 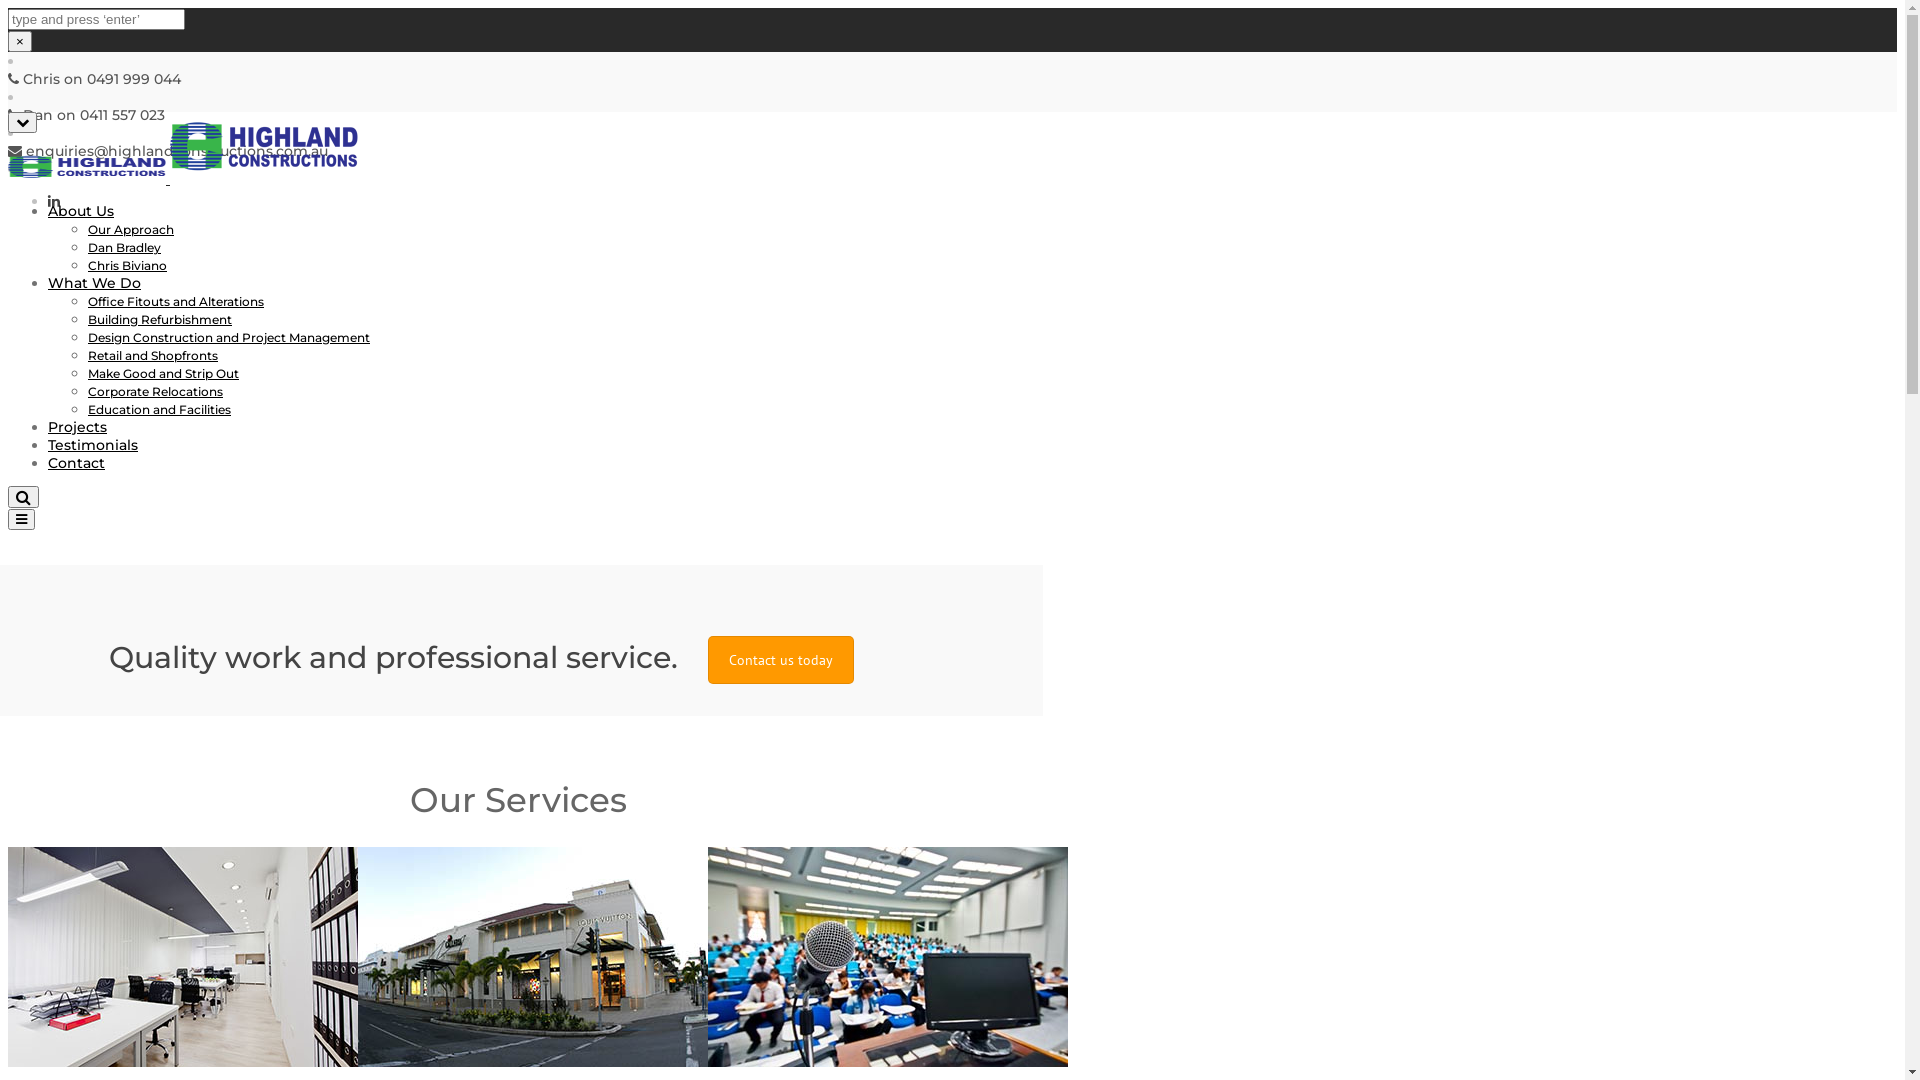 What do you see at coordinates (86, 228) in the screenshot?
I see `'Our Approach'` at bounding box center [86, 228].